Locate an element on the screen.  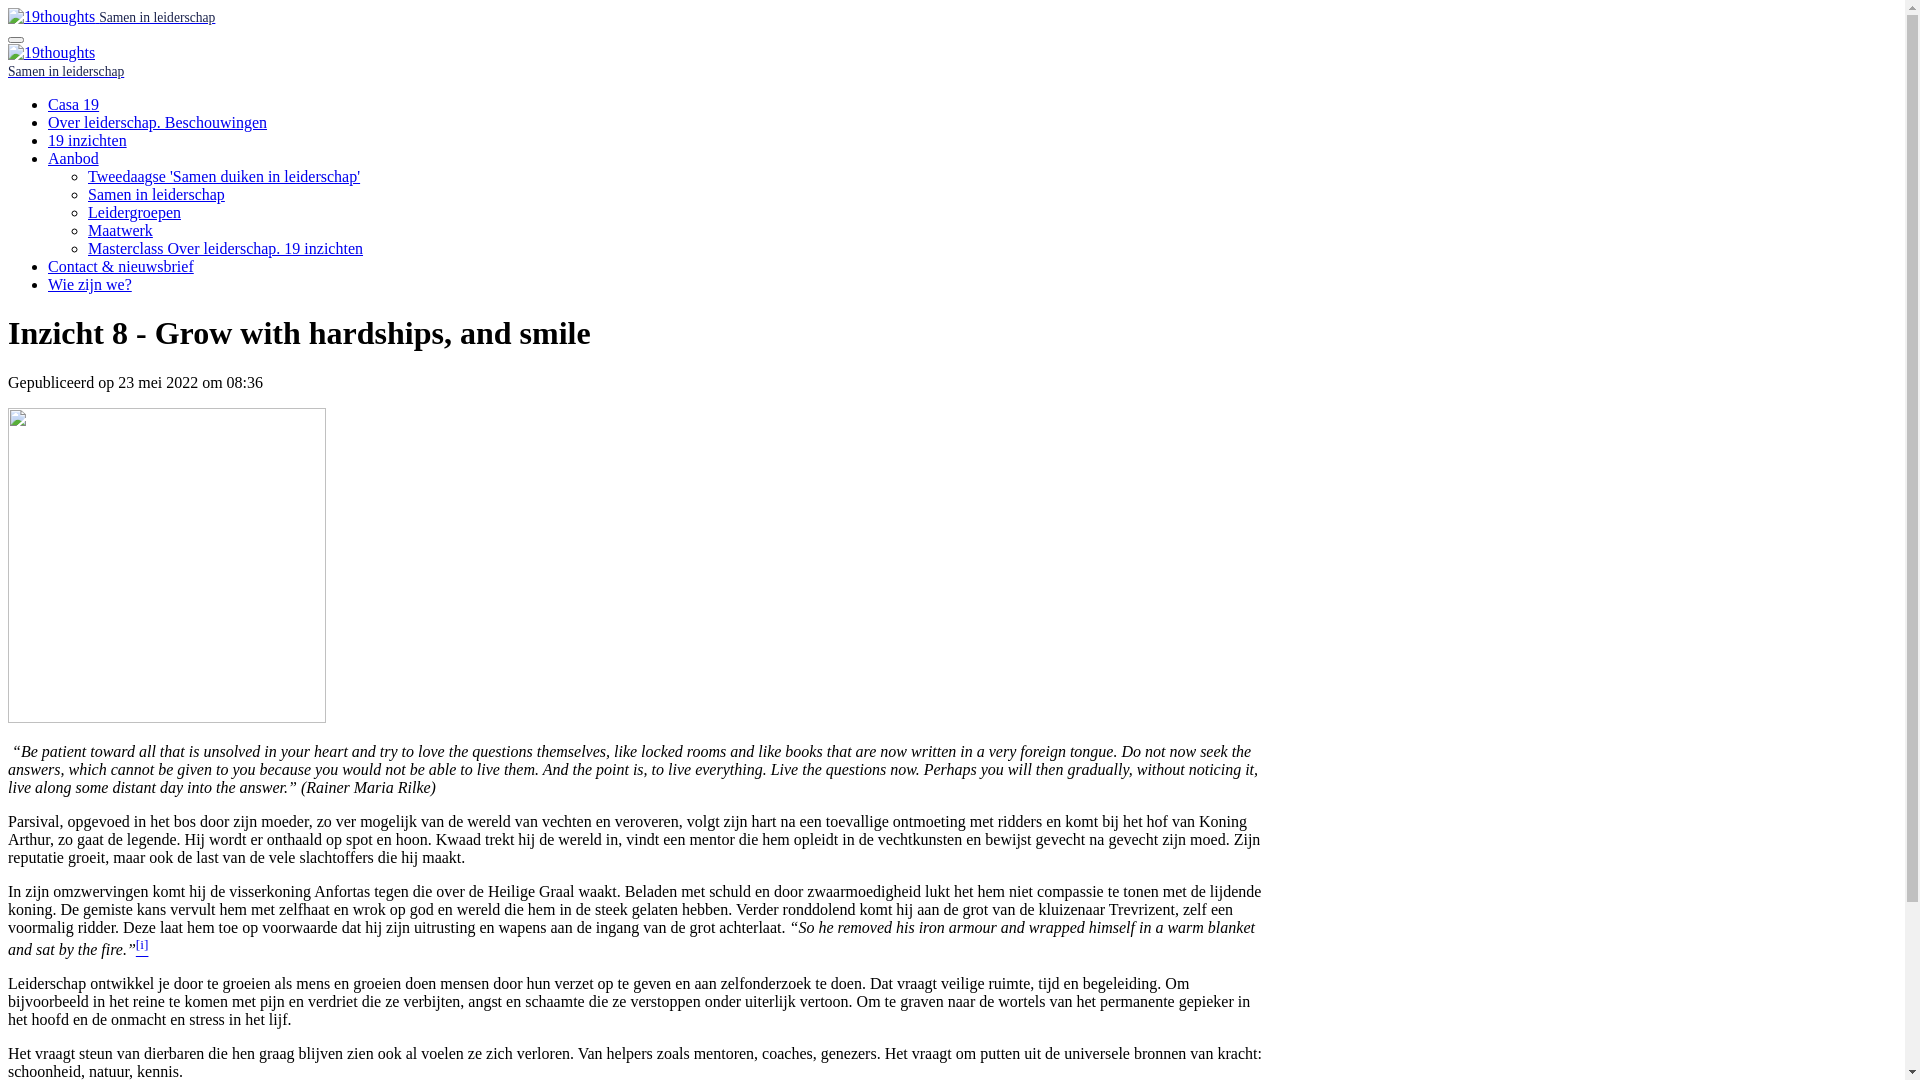
'19thoughts' is located at coordinates (51, 16).